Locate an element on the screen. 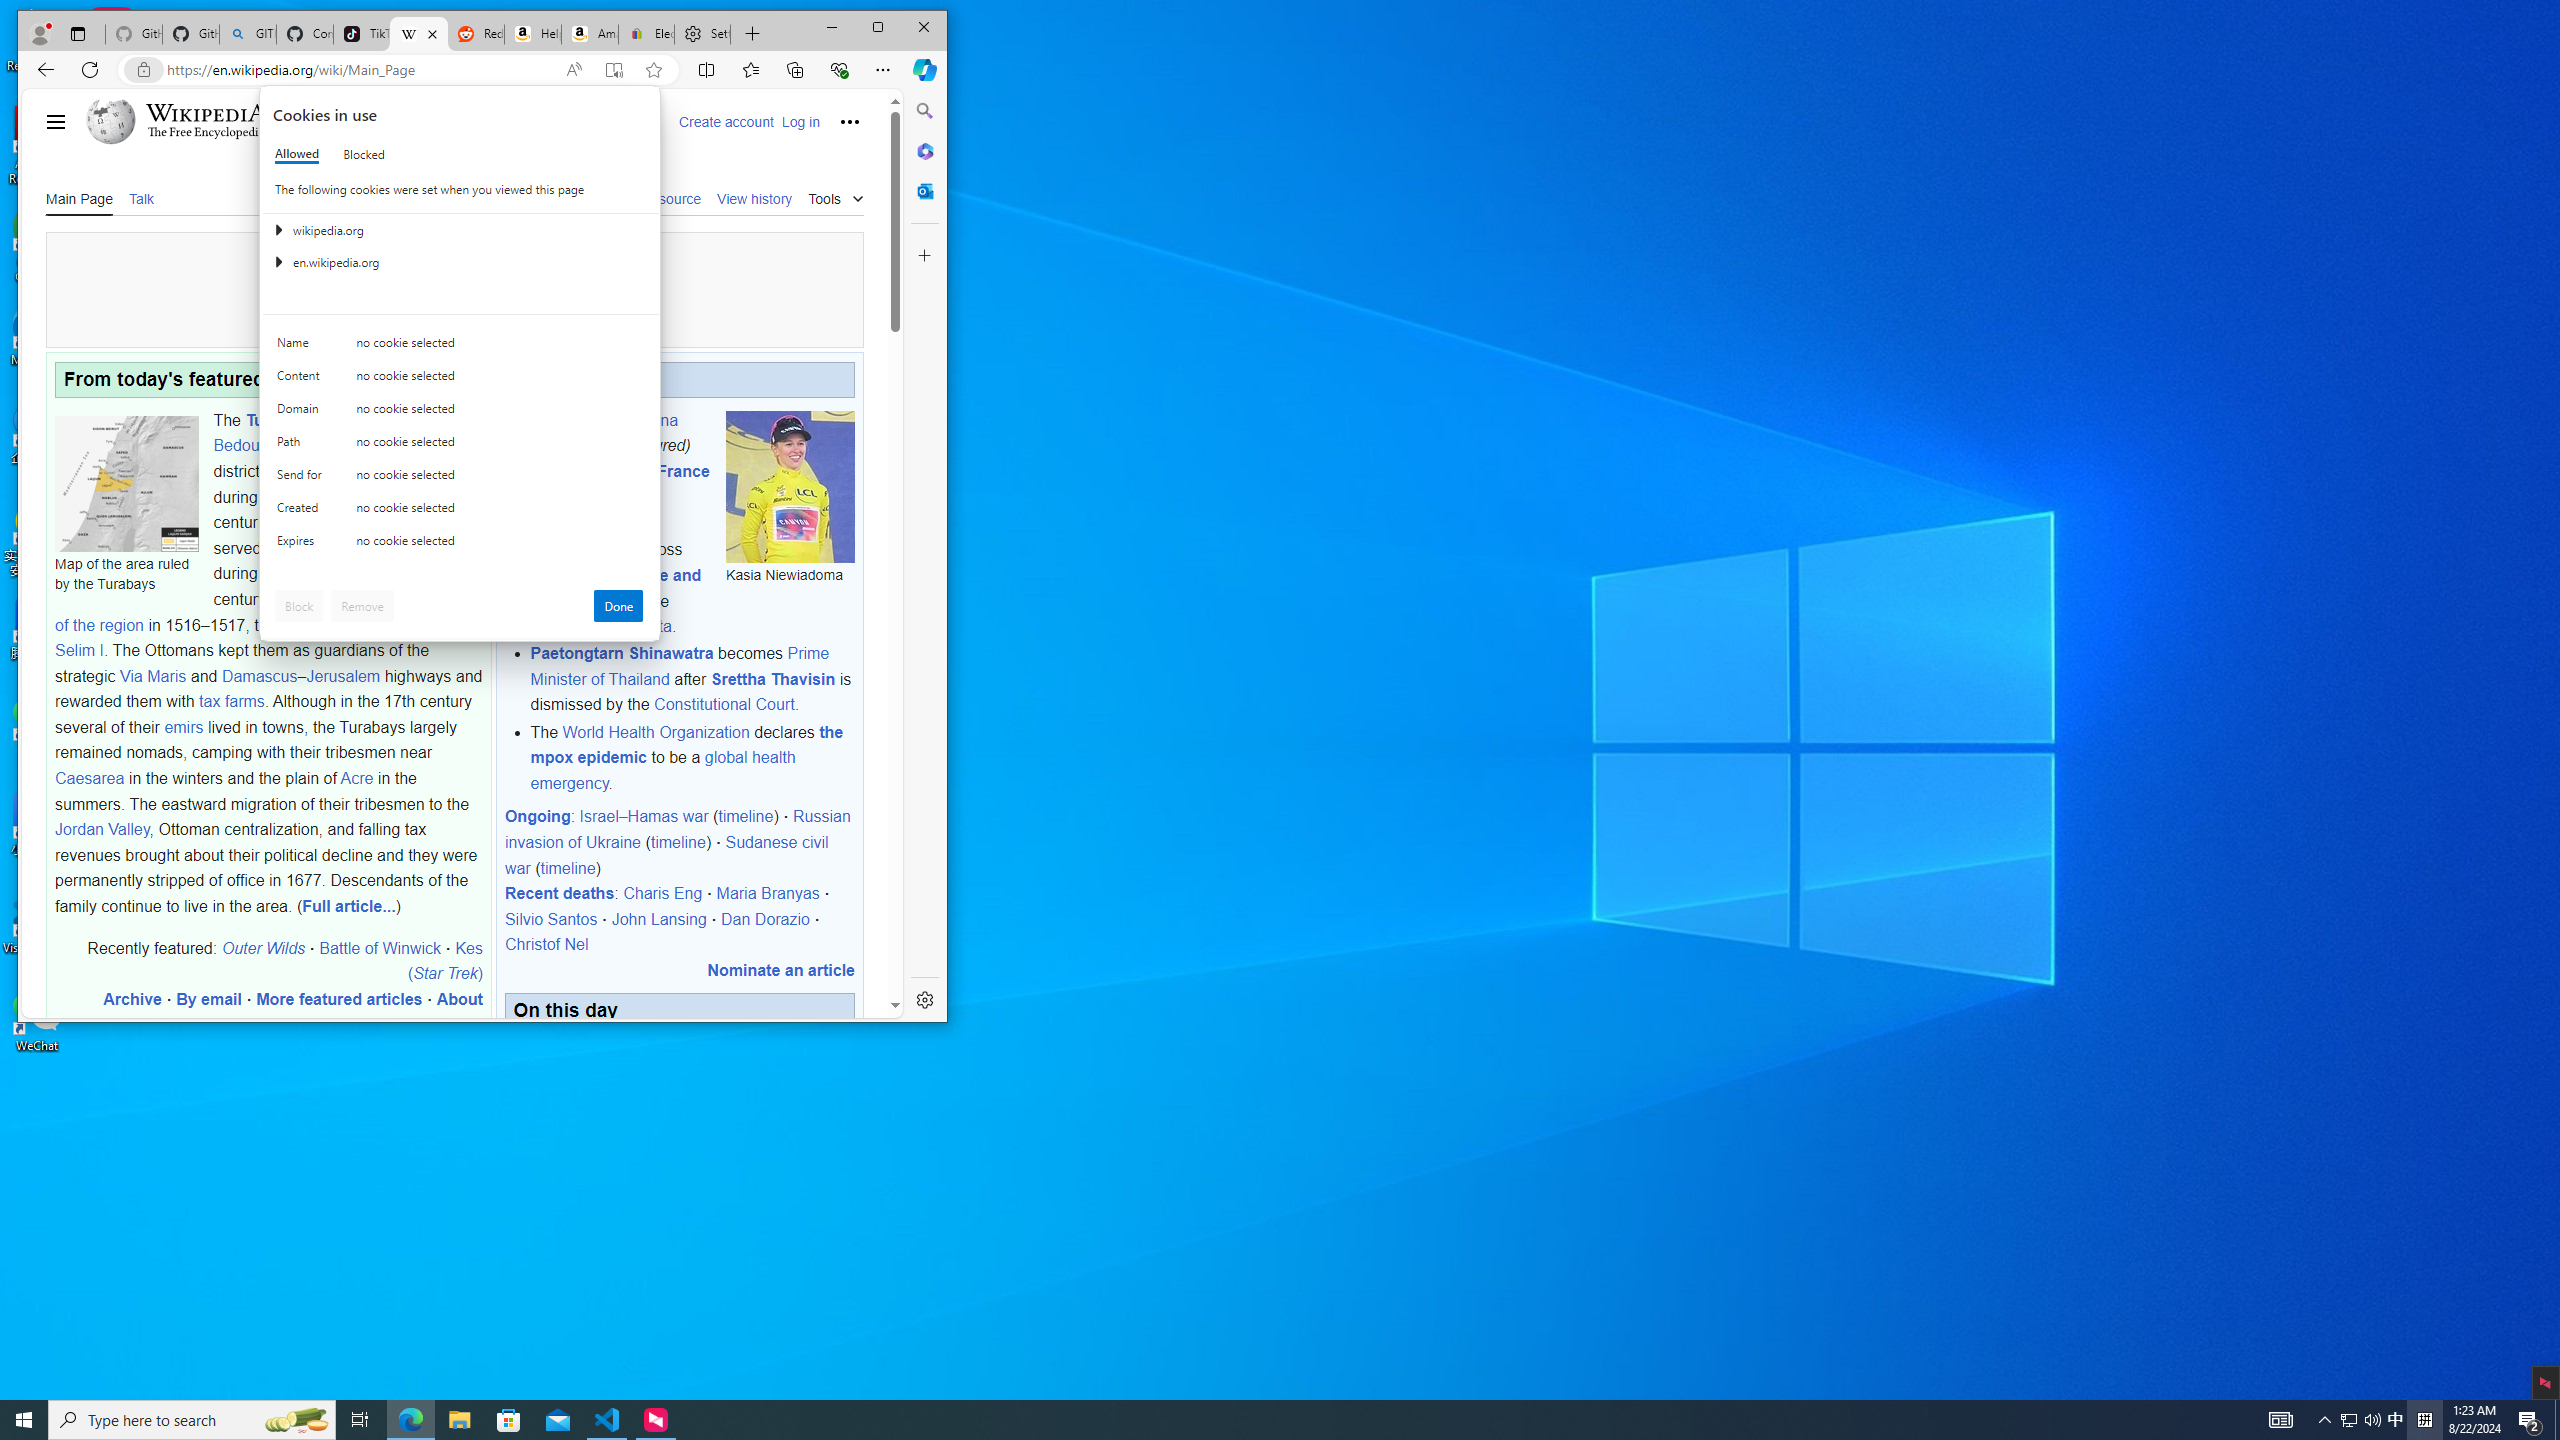 The height and width of the screenshot is (1440, 2560). 'Microsoft Edge - 1 running window' is located at coordinates (409, 1418).